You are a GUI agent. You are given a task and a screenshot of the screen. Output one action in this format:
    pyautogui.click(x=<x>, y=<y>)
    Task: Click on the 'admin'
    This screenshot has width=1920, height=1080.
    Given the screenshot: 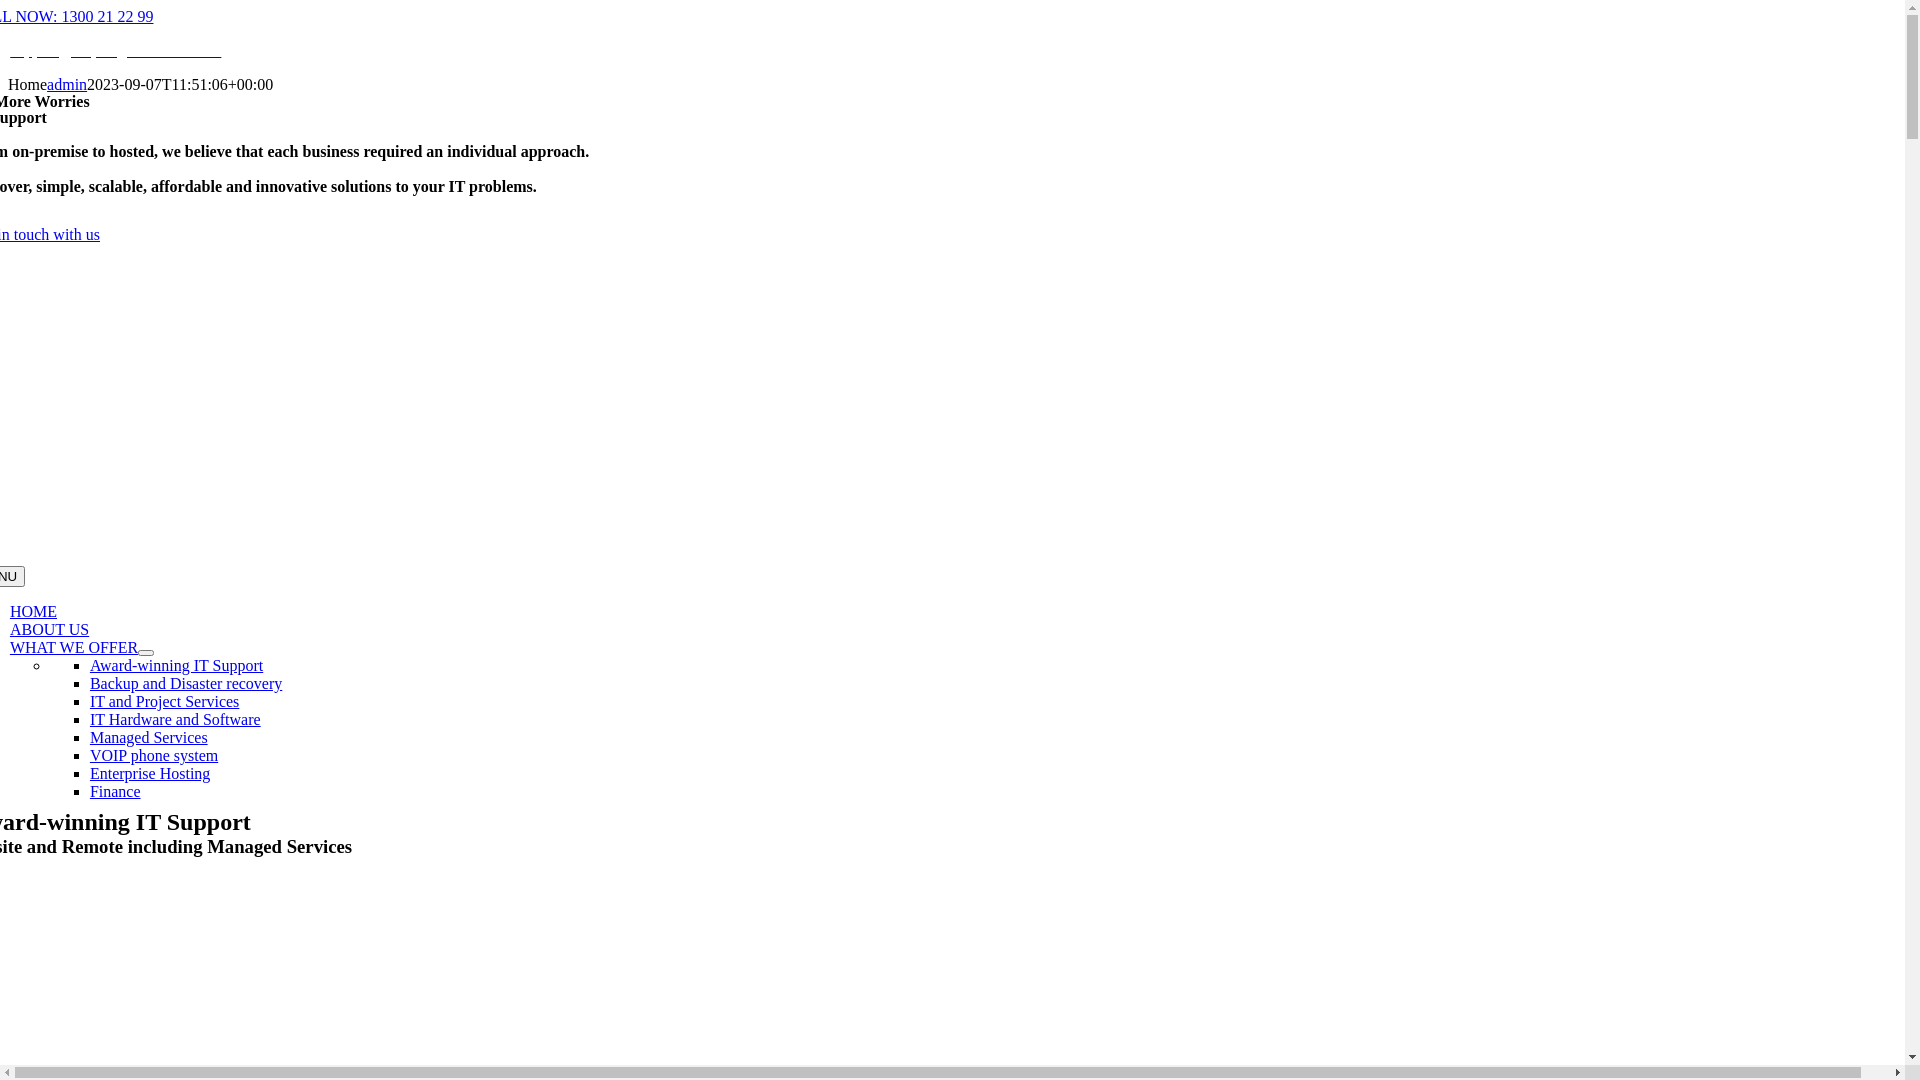 What is the action you would take?
    pyautogui.click(x=47, y=83)
    